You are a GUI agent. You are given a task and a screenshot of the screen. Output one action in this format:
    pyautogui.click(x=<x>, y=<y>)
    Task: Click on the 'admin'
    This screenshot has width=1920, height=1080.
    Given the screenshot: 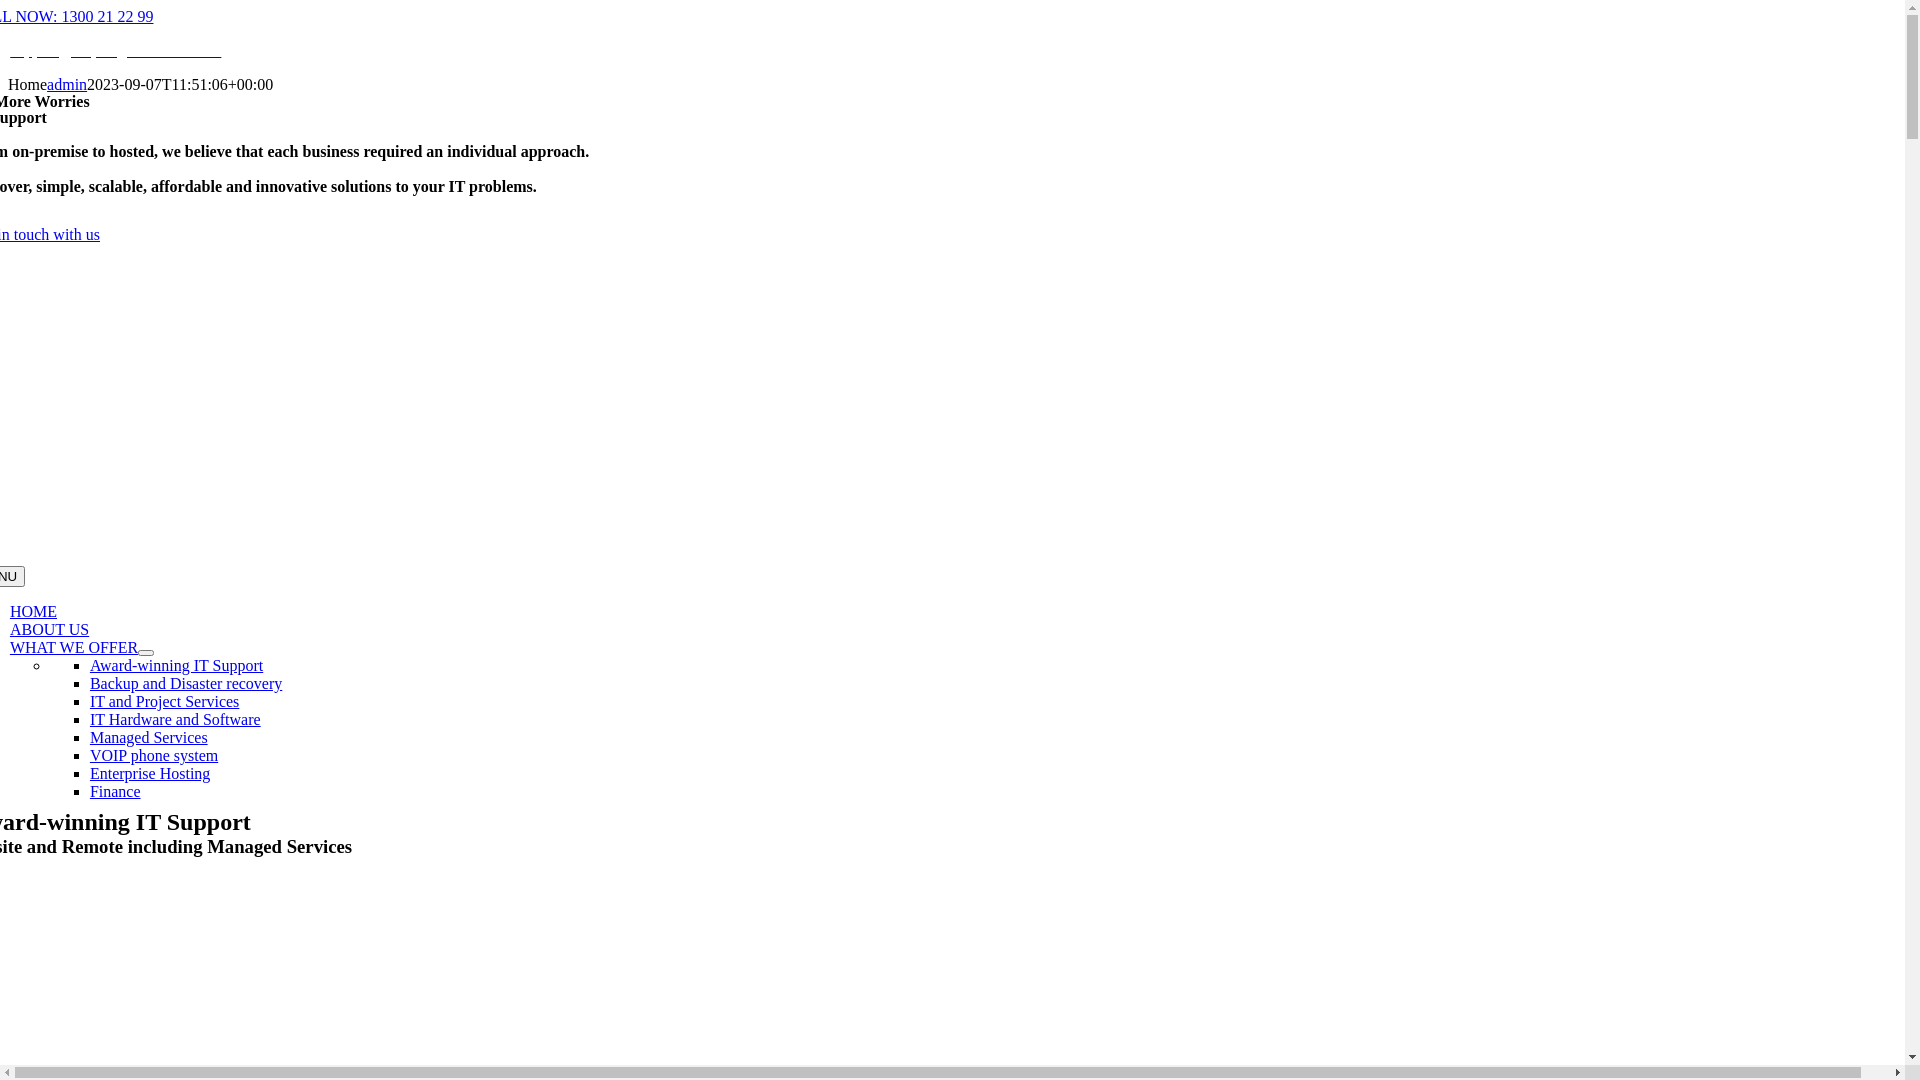 What is the action you would take?
    pyautogui.click(x=47, y=83)
    